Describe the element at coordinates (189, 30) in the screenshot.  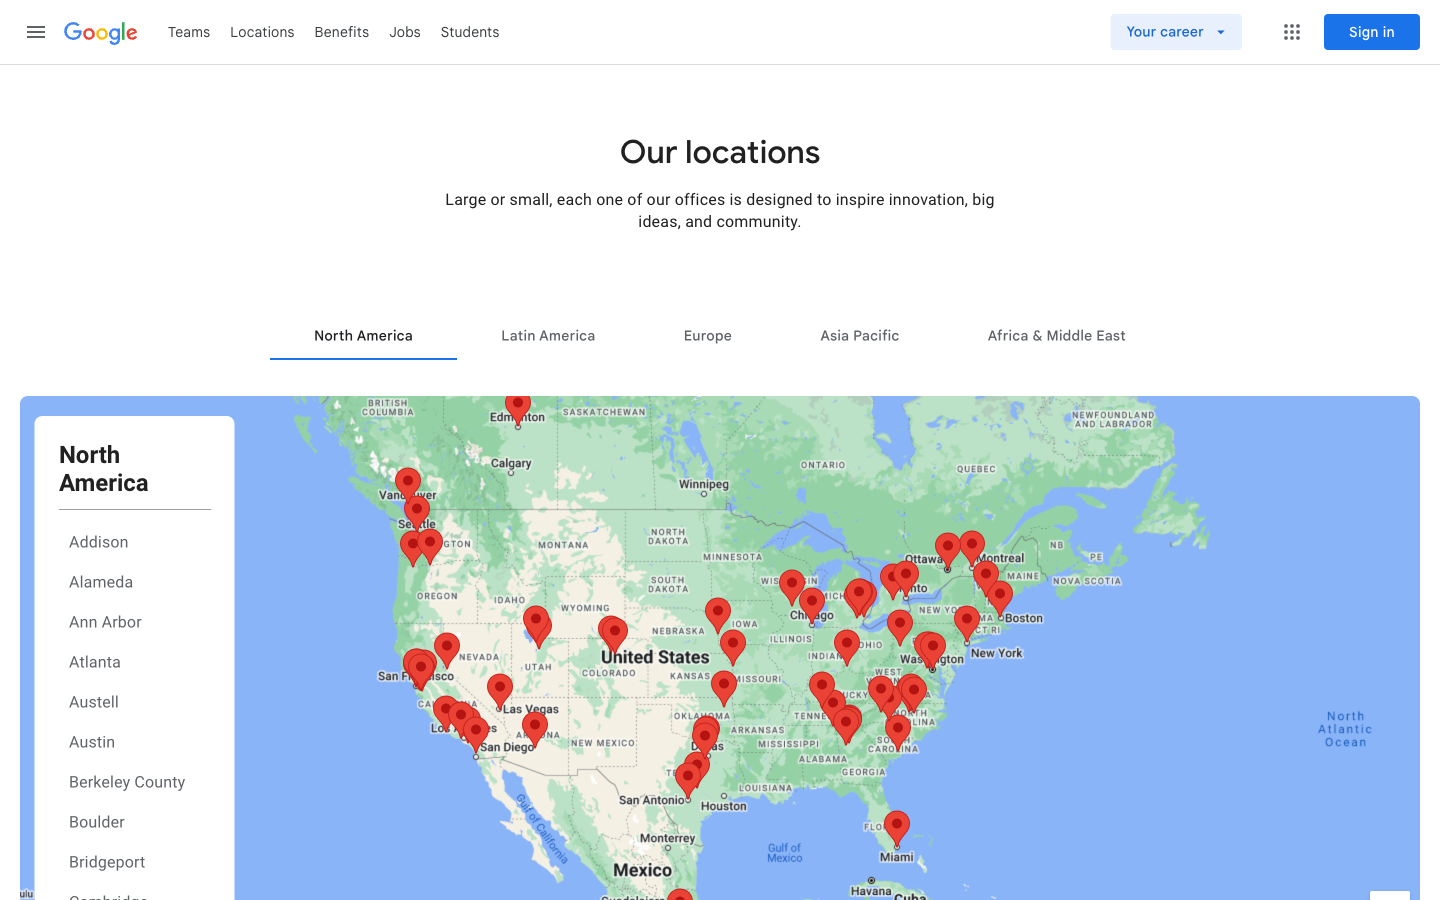
I see `Teams tab` at that location.